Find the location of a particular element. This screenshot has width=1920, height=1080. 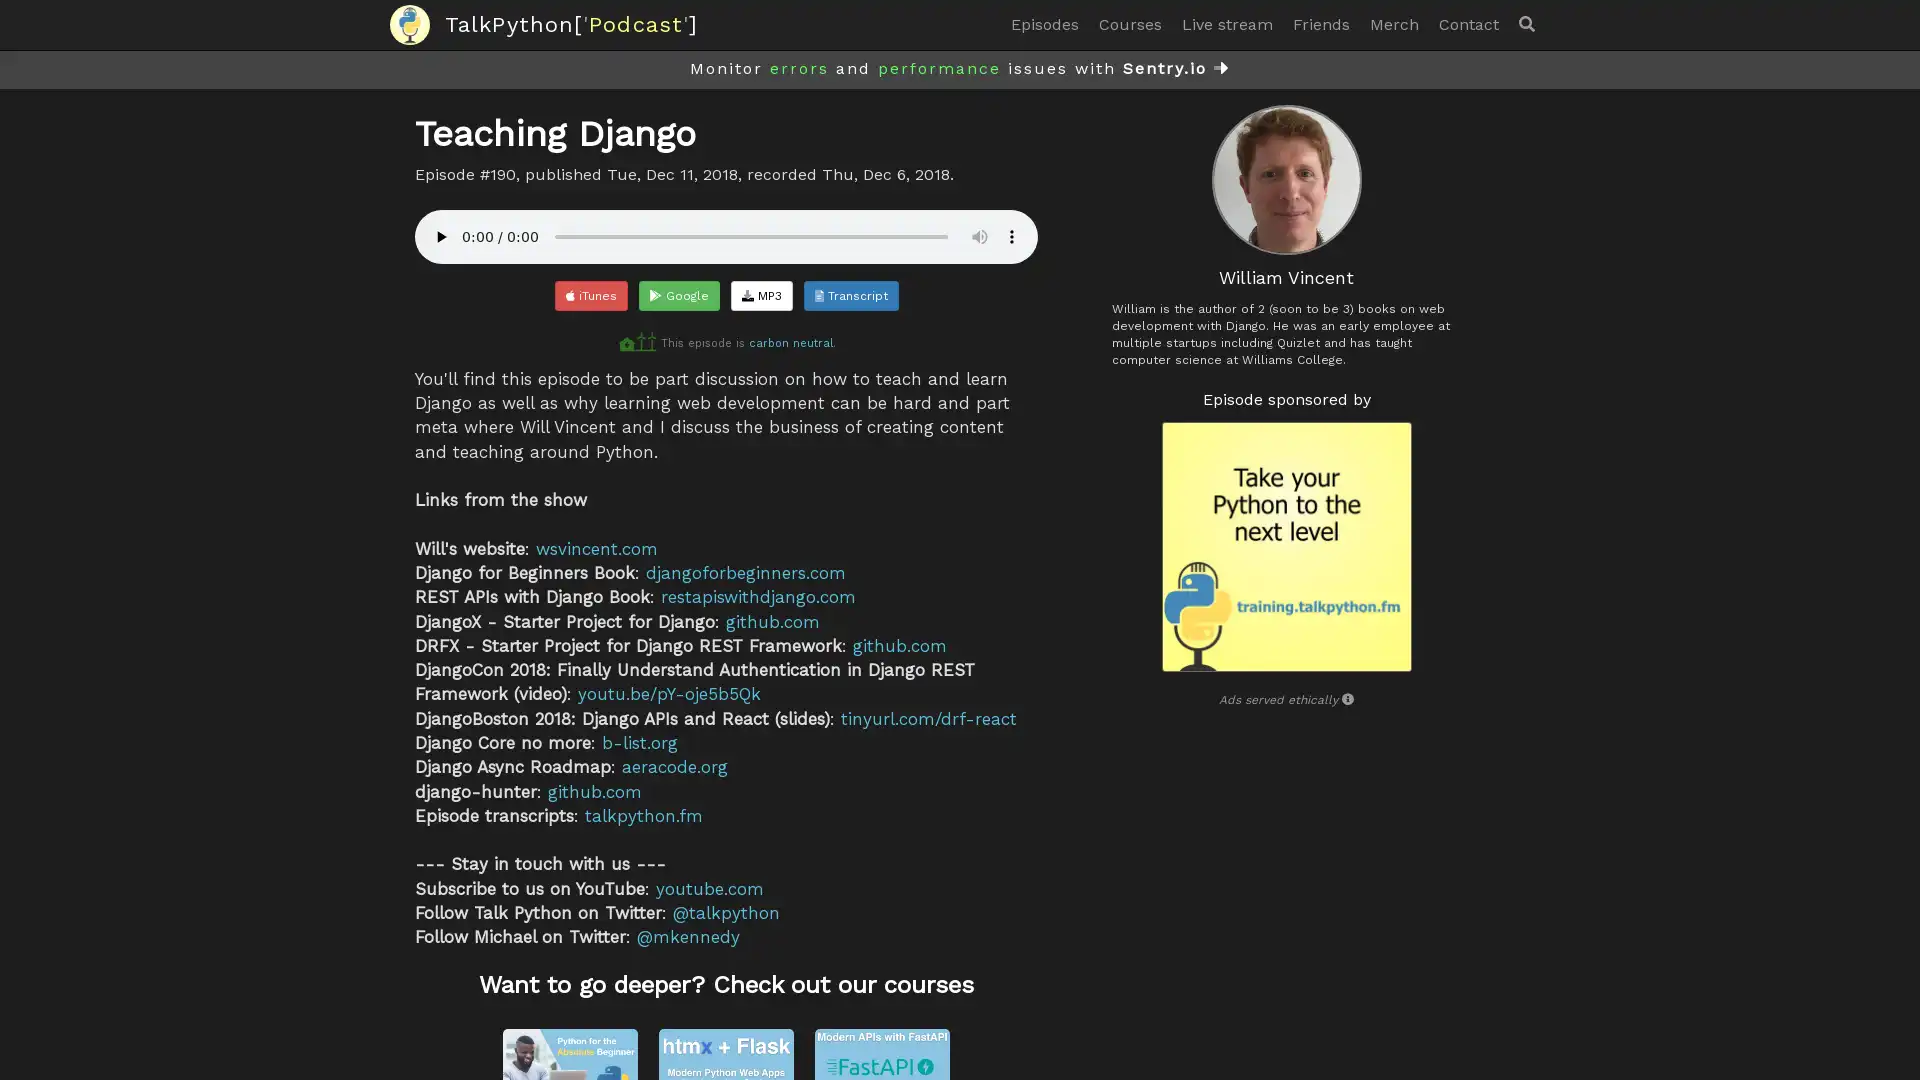

play is located at coordinates (440, 235).